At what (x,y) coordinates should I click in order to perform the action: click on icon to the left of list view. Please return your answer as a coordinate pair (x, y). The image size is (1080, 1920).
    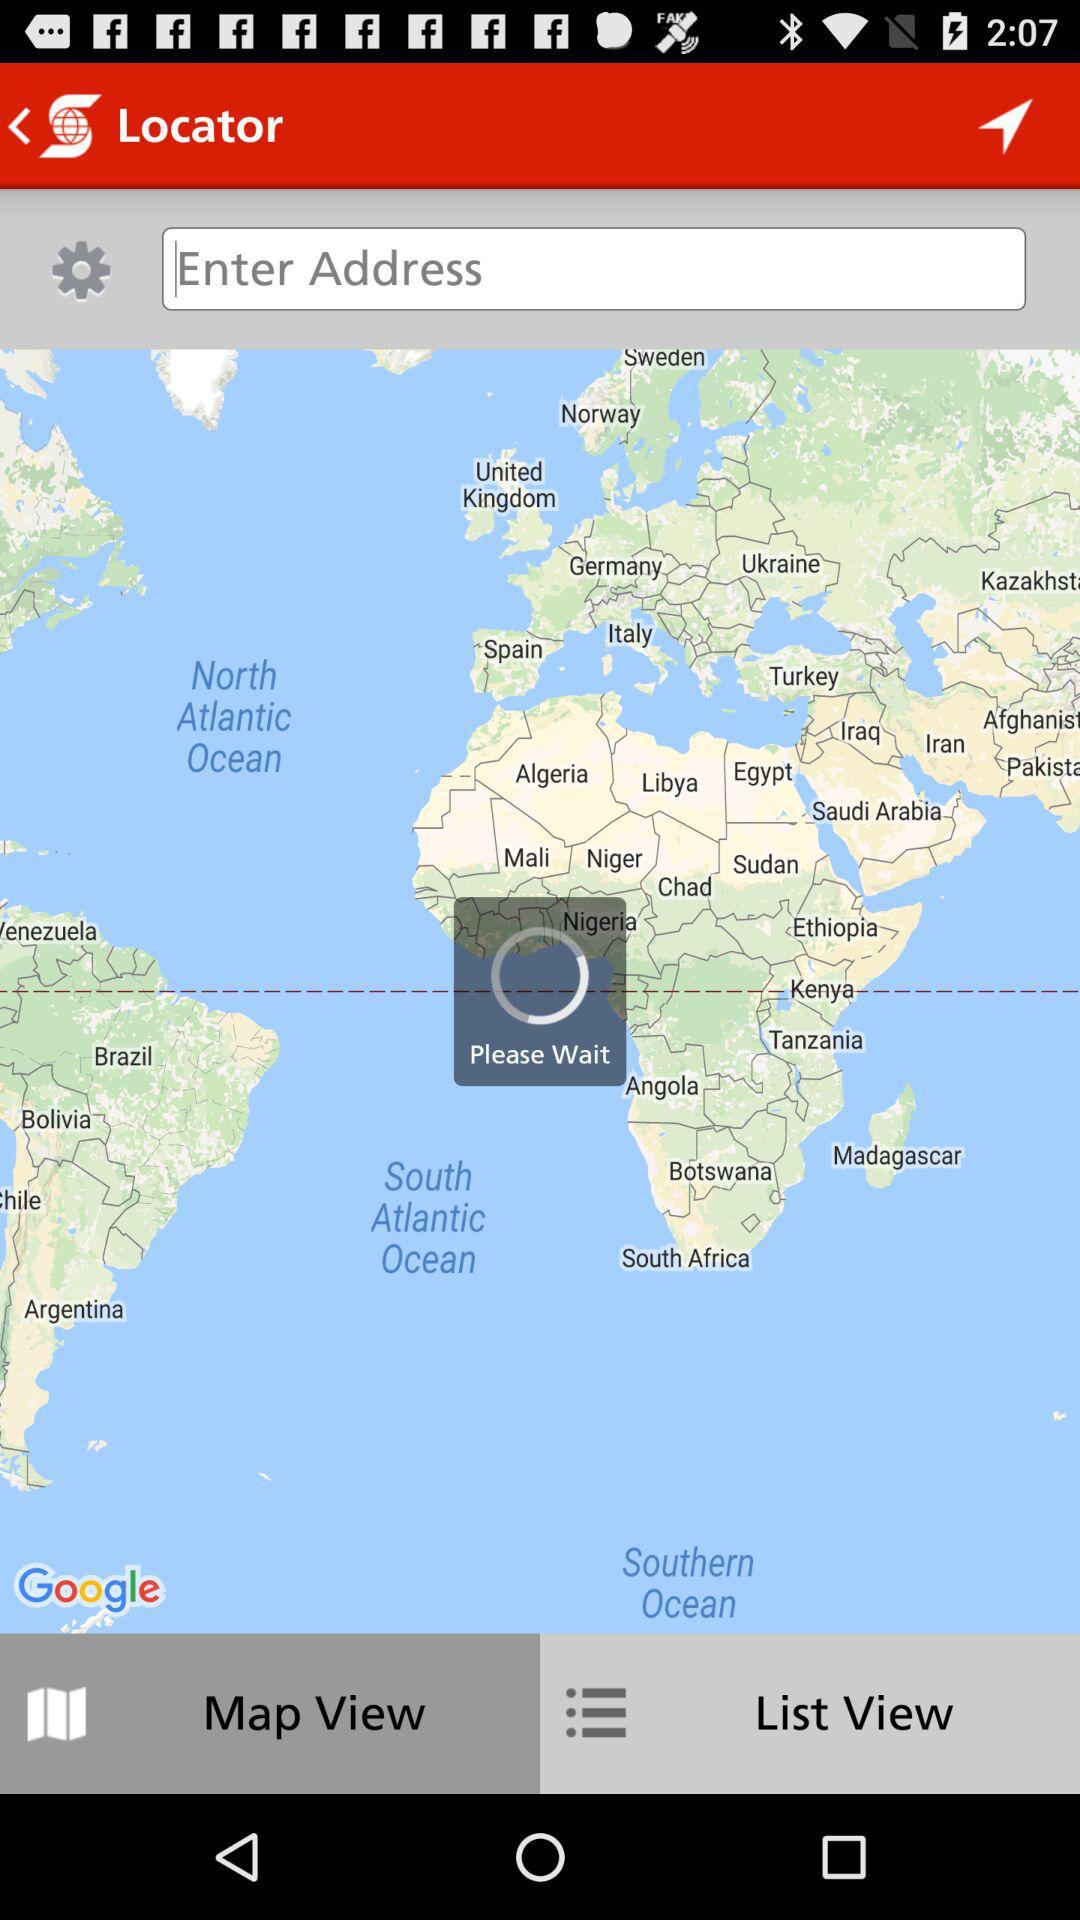
    Looking at the image, I should click on (270, 1712).